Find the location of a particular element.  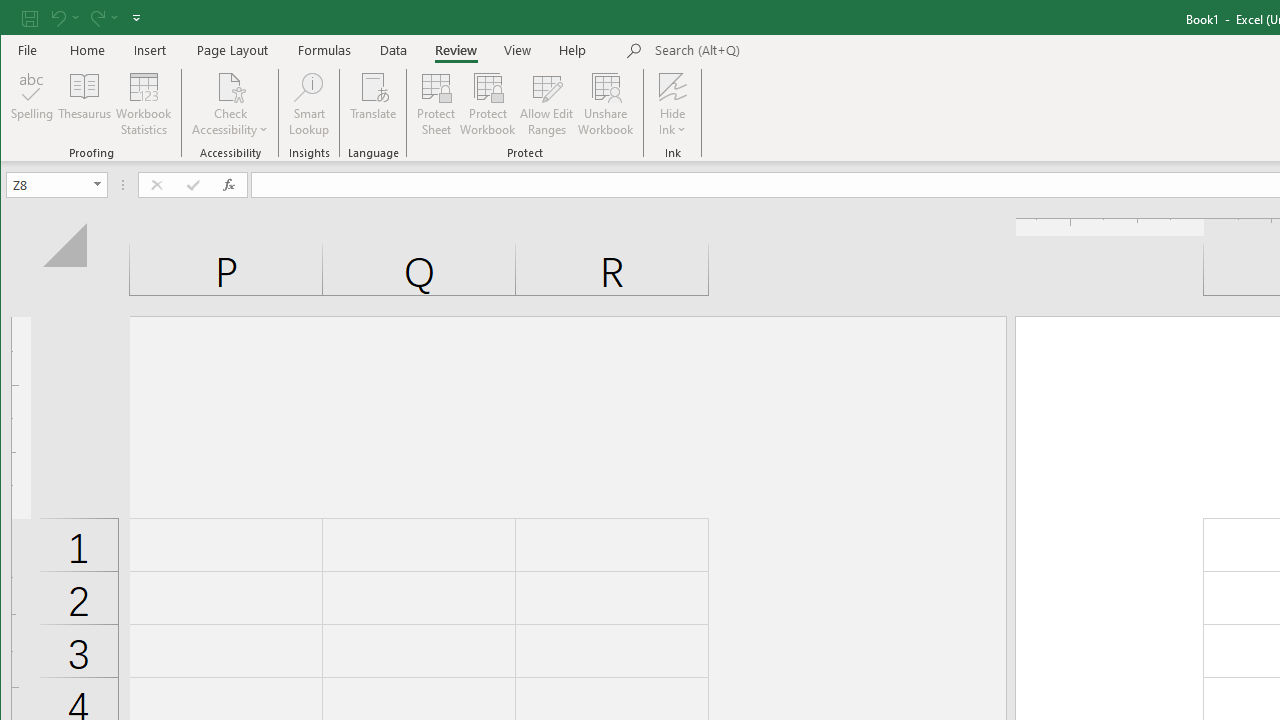

'Save' is located at coordinates (29, 17).